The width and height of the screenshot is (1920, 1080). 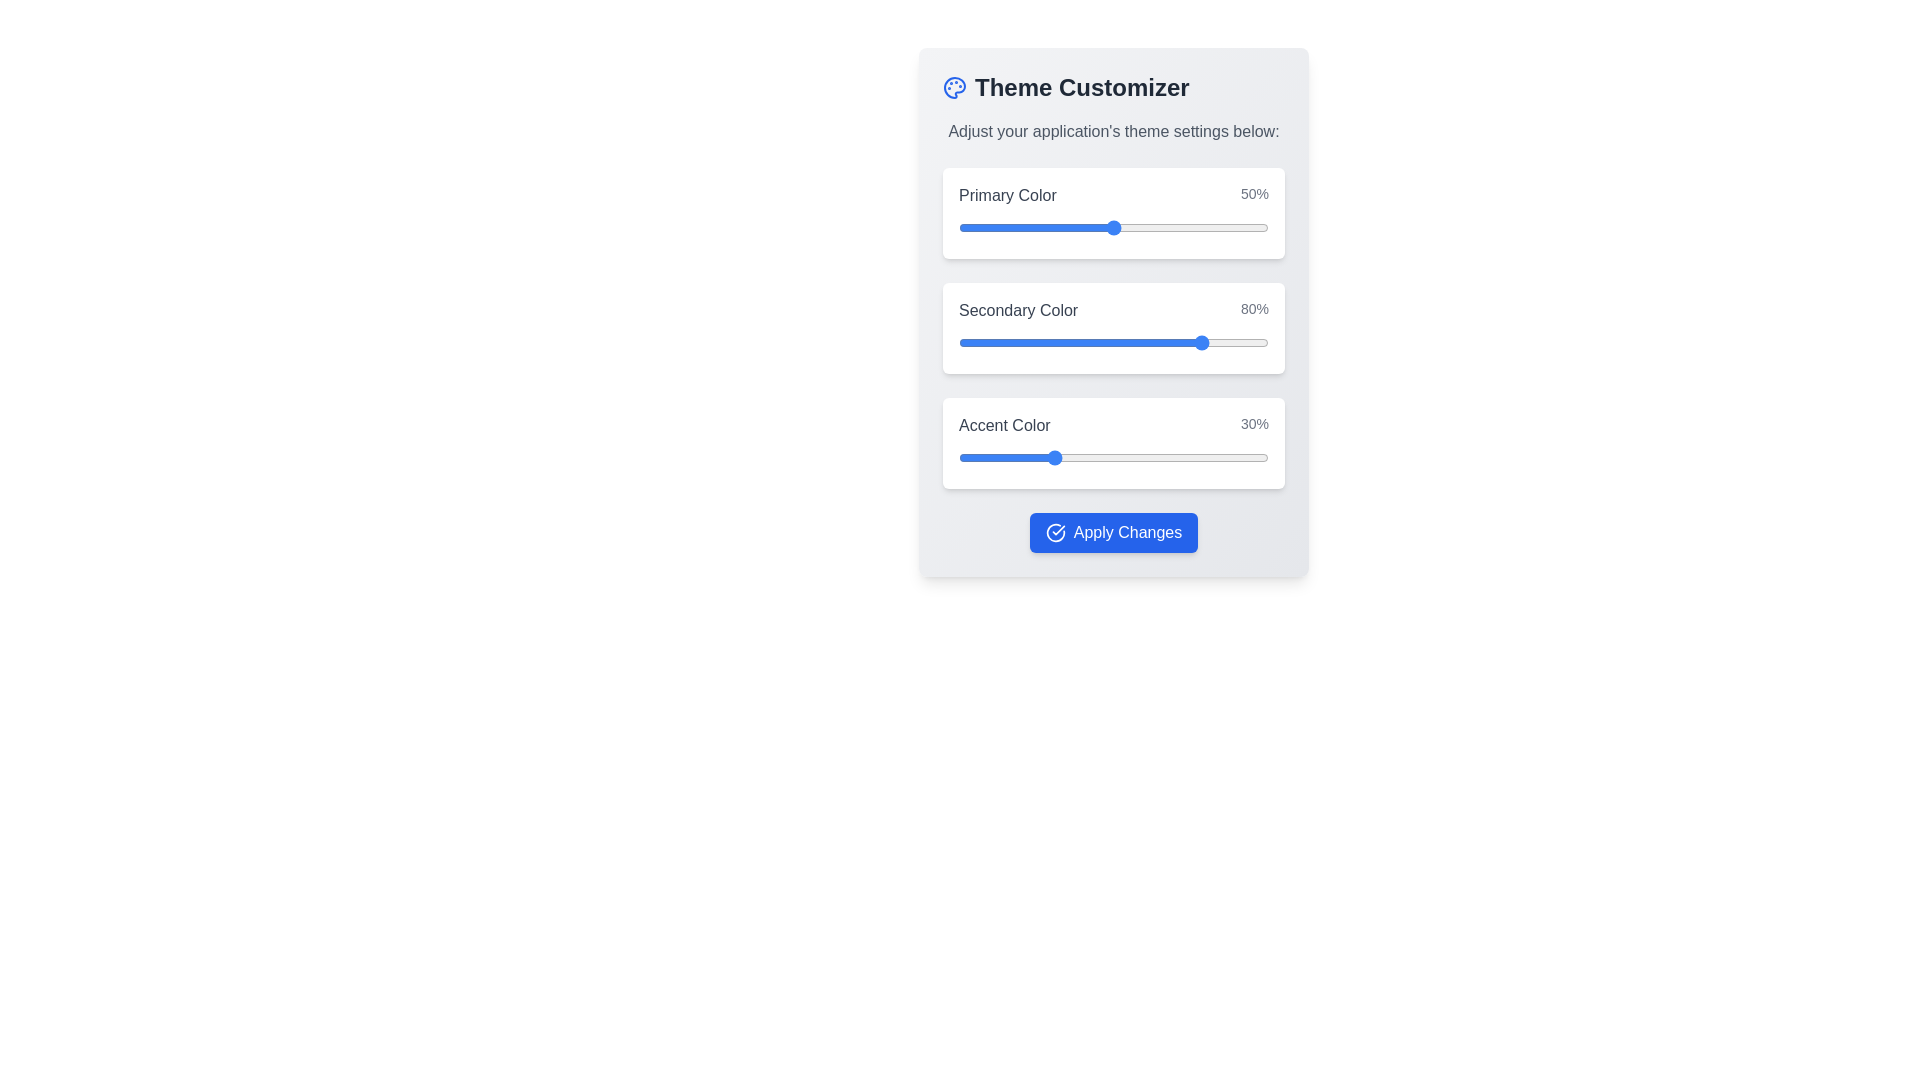 What do you see at coordinates (1112, 131) in the screenshot?
I see `the Text Label that provides instructions for the Theme Customizer interface, located directly below the header labeled 'Theme Customizer'` at bounding box center [1112, 131].